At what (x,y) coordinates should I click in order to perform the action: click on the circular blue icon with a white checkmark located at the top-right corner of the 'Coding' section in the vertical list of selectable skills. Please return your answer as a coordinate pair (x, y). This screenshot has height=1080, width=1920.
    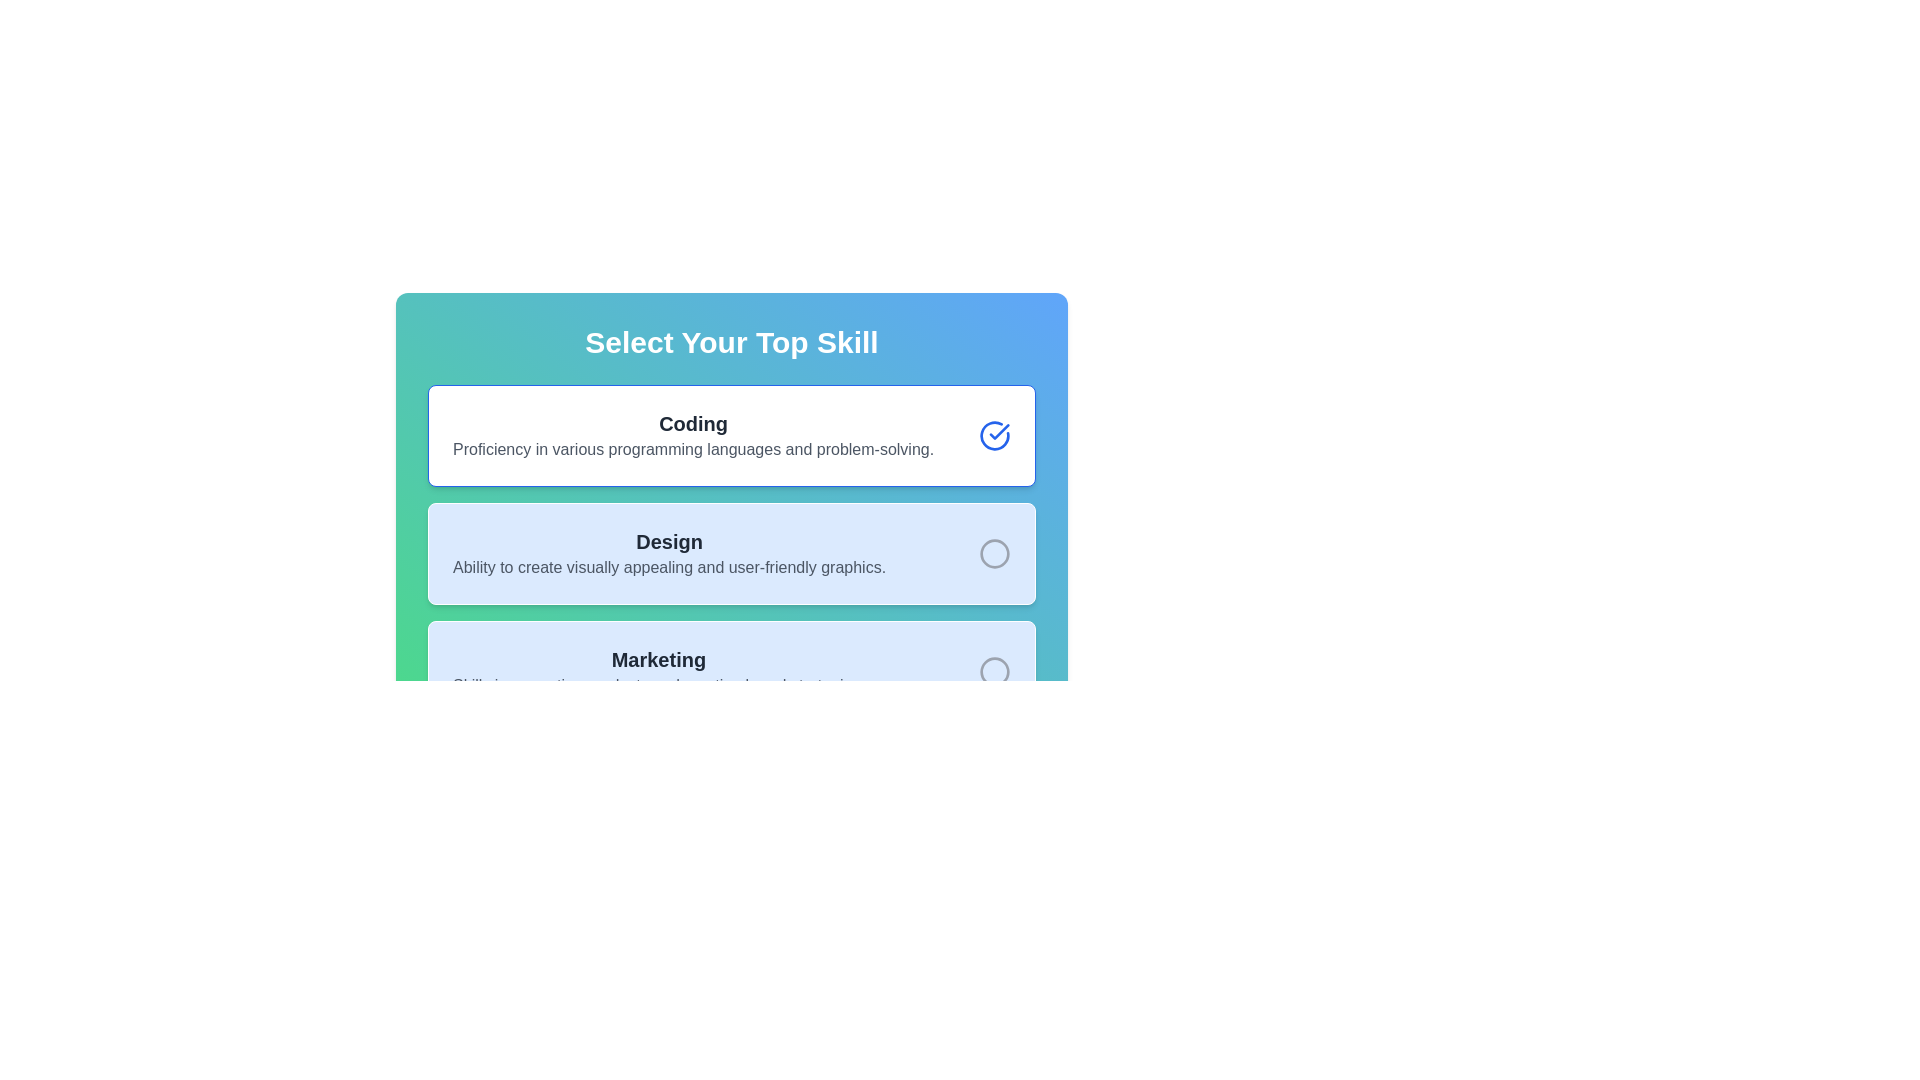
    Looking at the image, I should click on (994, 434).